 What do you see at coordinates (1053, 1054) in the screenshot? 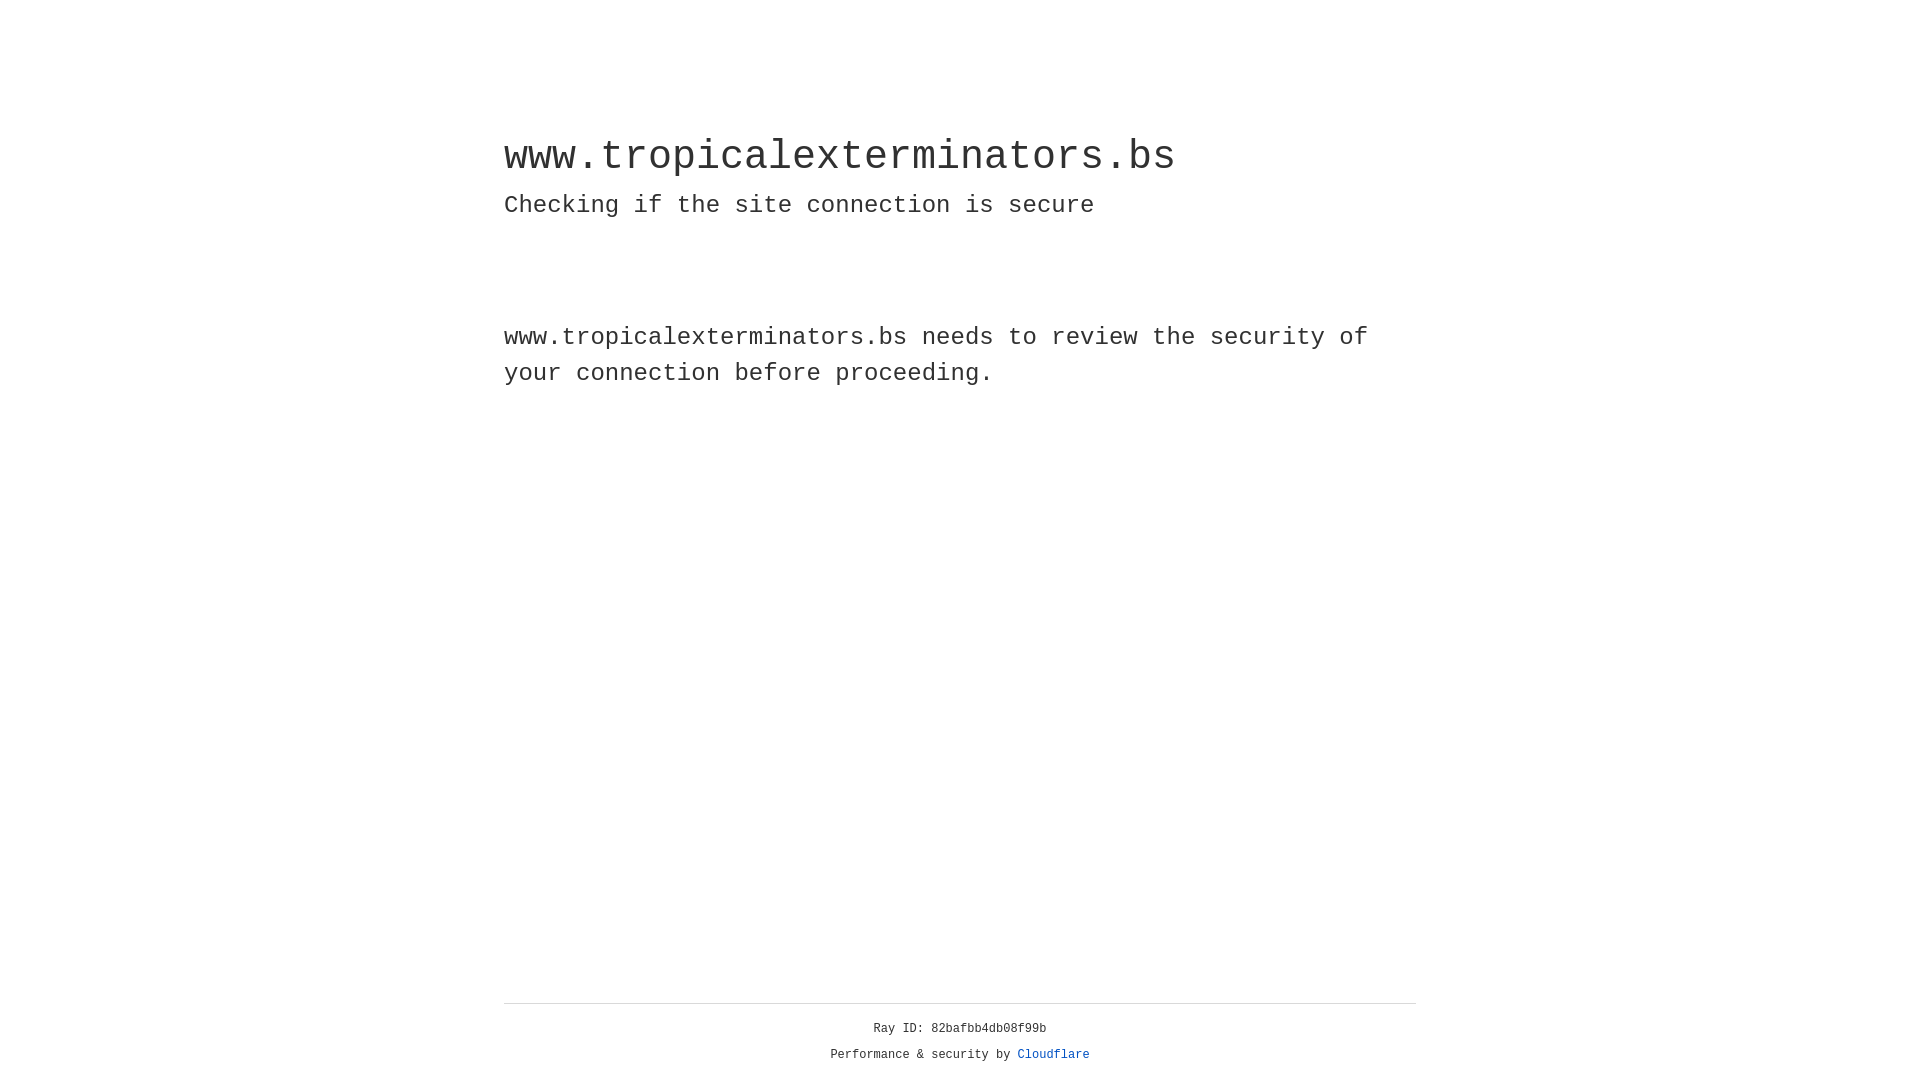
I see `'Cloudflare'` at bounding box center [1053, 1054].